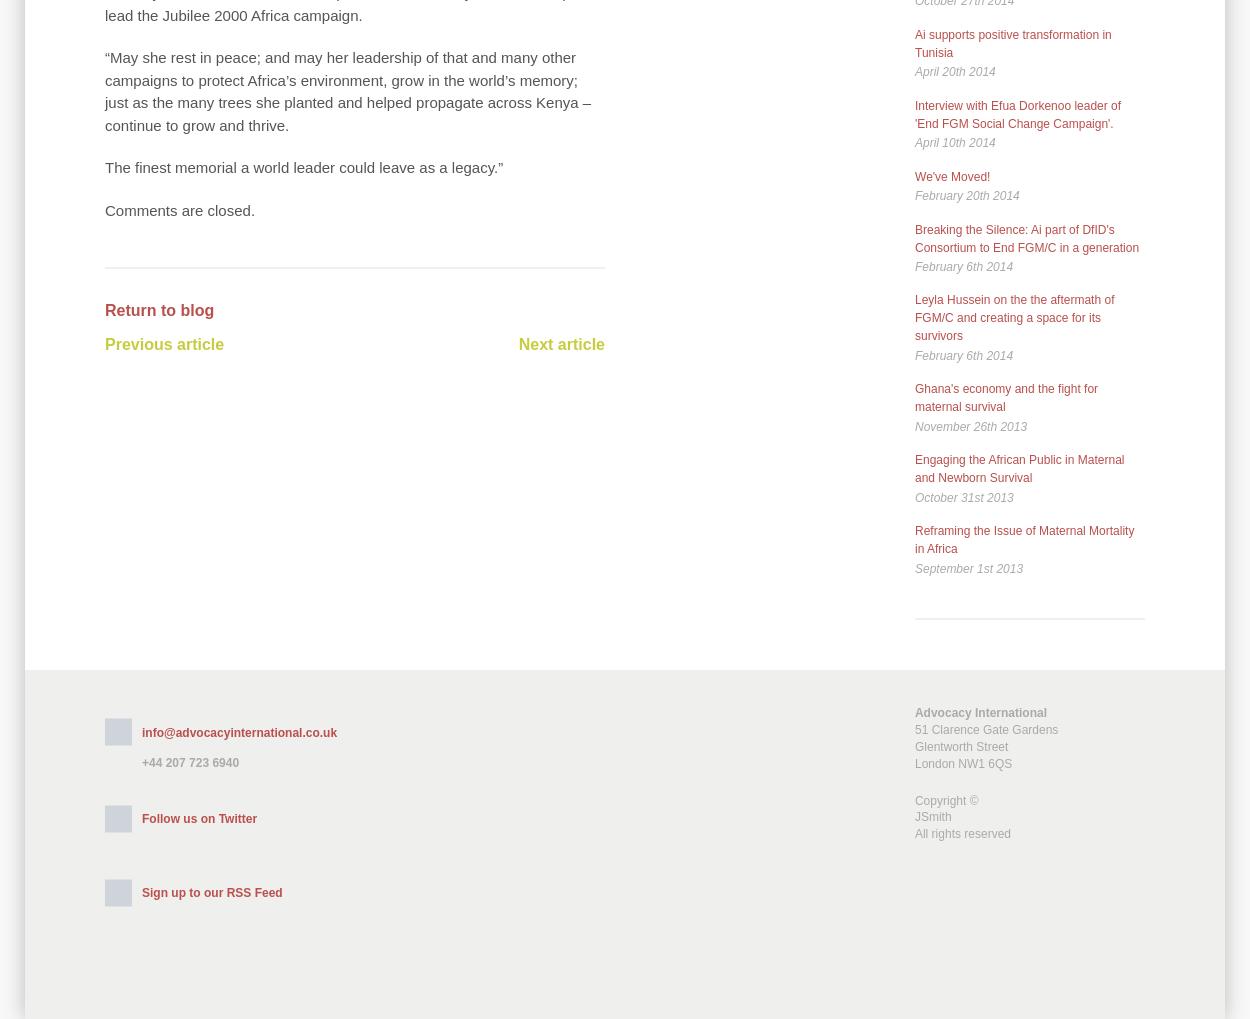 The width and height of the screenshot is (1250, 1019). I want to click on 'October 31st 2013', so click(963, 496).